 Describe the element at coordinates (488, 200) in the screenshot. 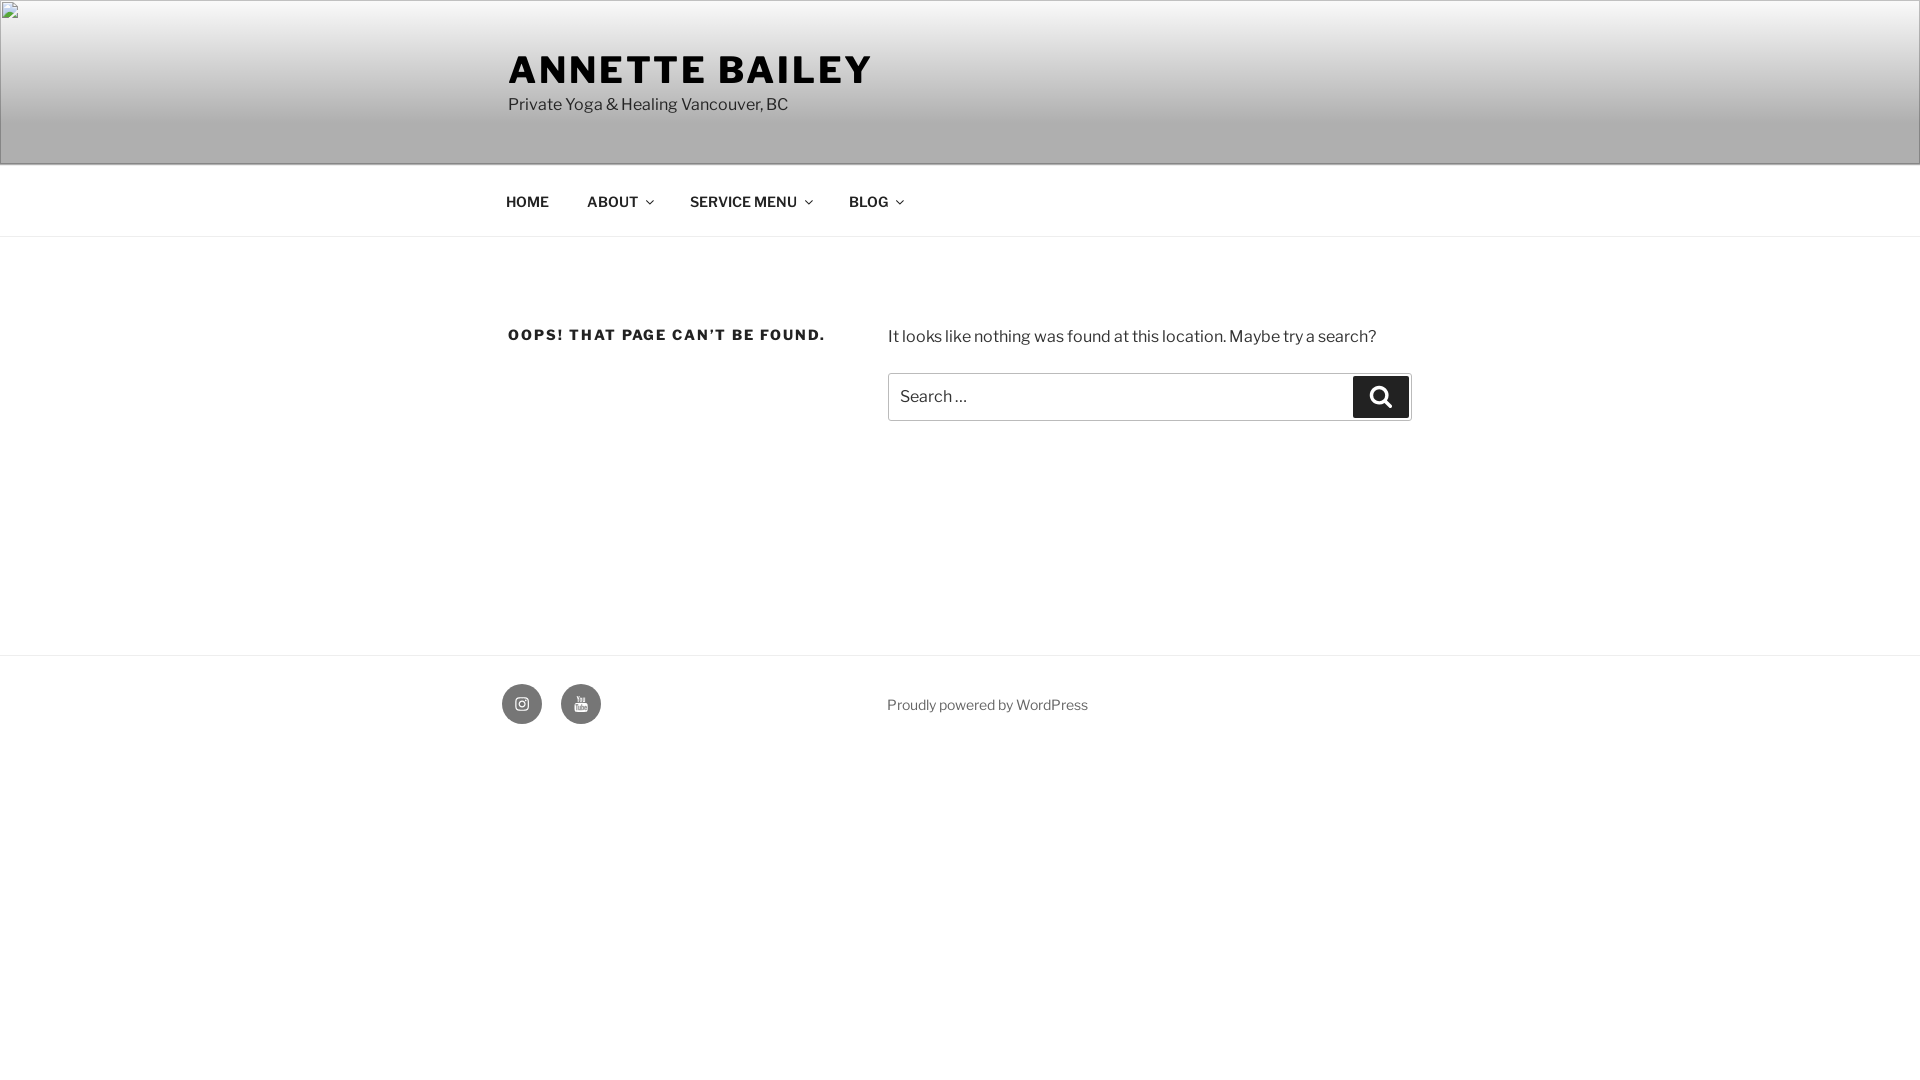

I see `'HOME'` at that location.